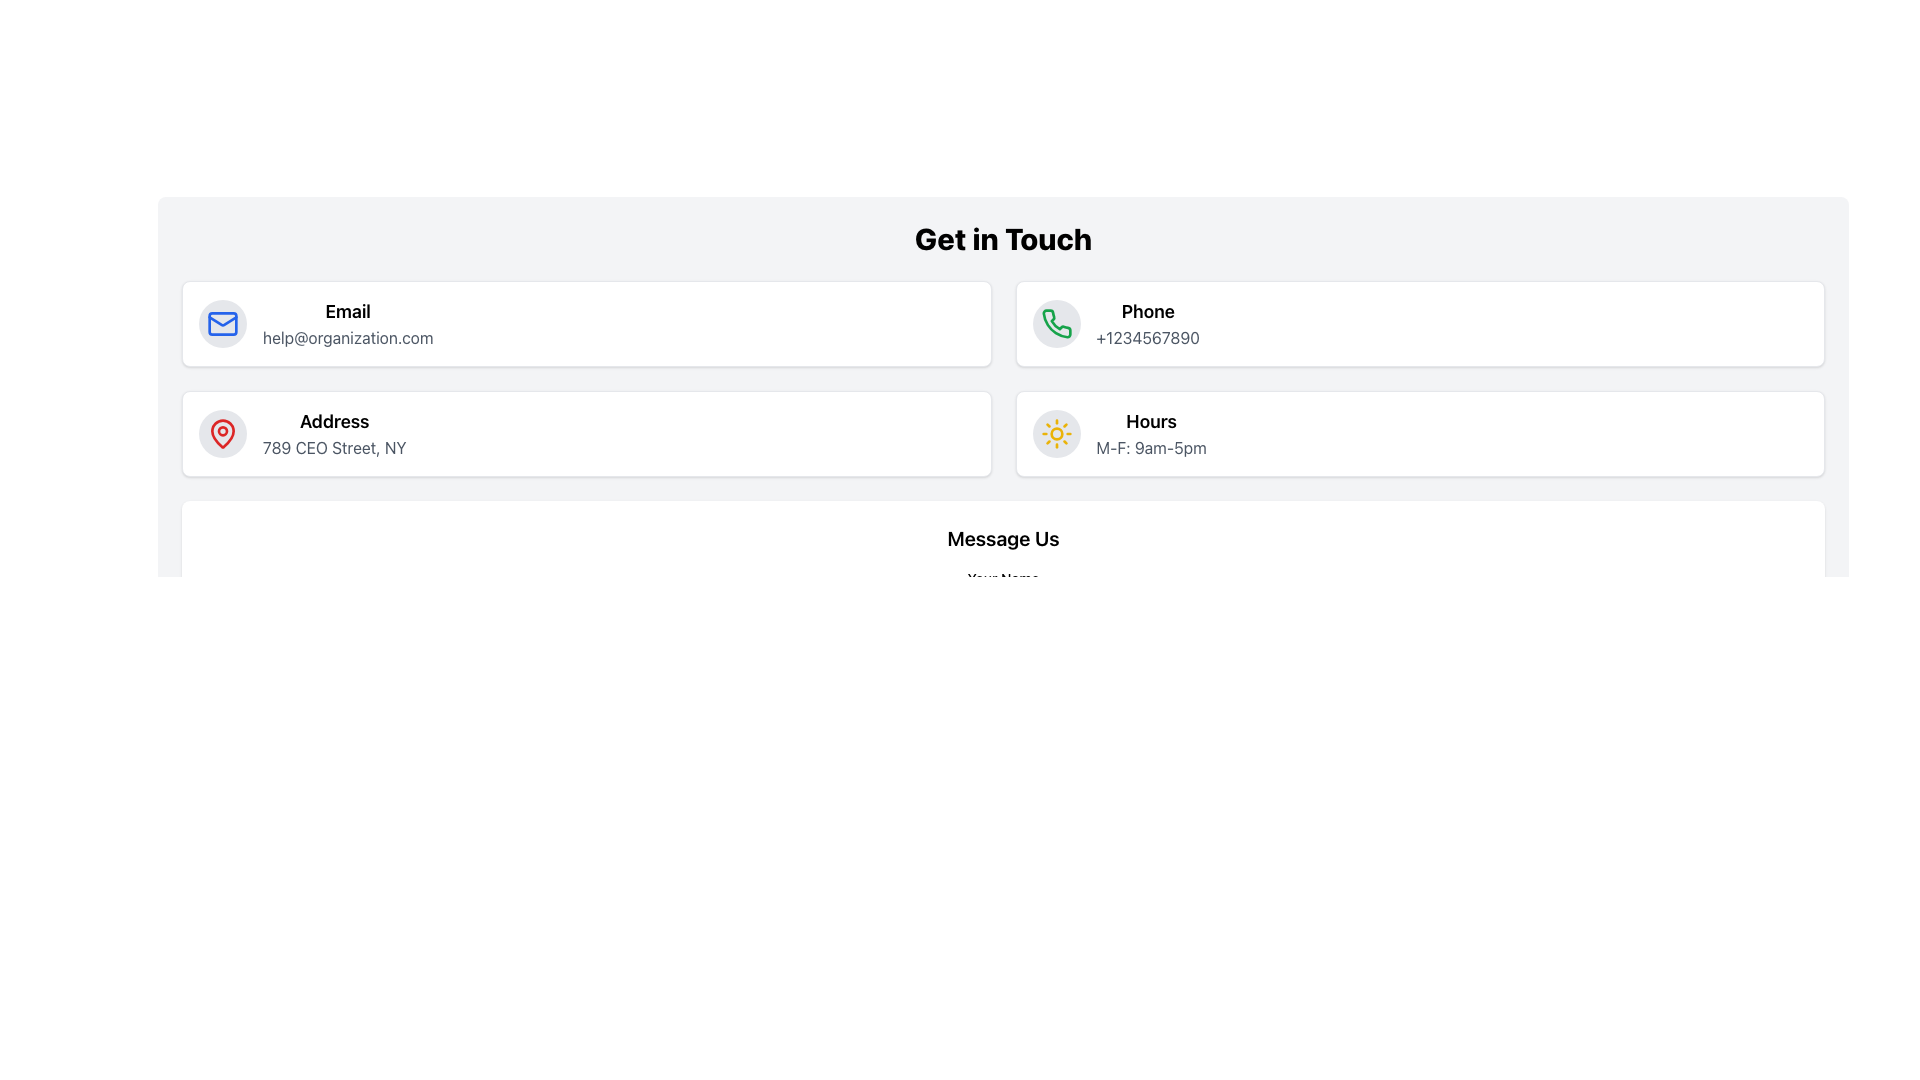 This screenshot has height=1080, width=1920. Describe the element at coordinates (222, 323) in the screenshot. I see `the blue envelope icon in the upper left cell of the 'Get in Touch' section to interact with it` at that location.